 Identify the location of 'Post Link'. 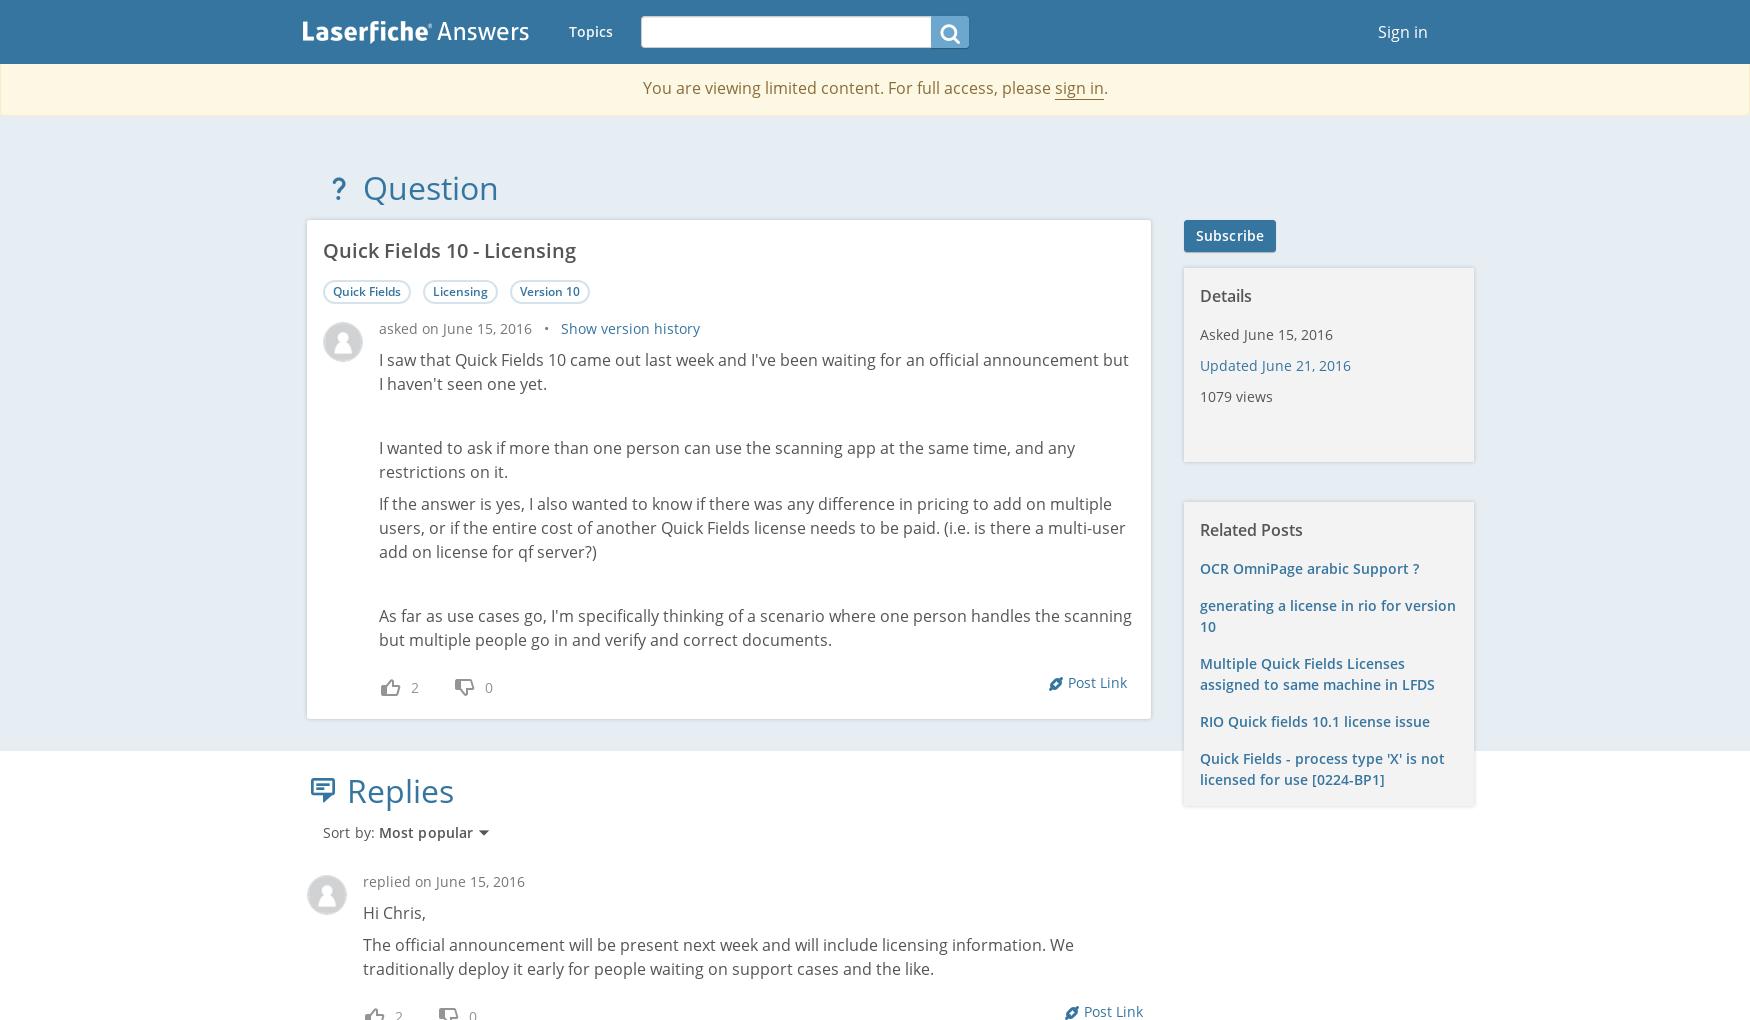
(1097, 681).